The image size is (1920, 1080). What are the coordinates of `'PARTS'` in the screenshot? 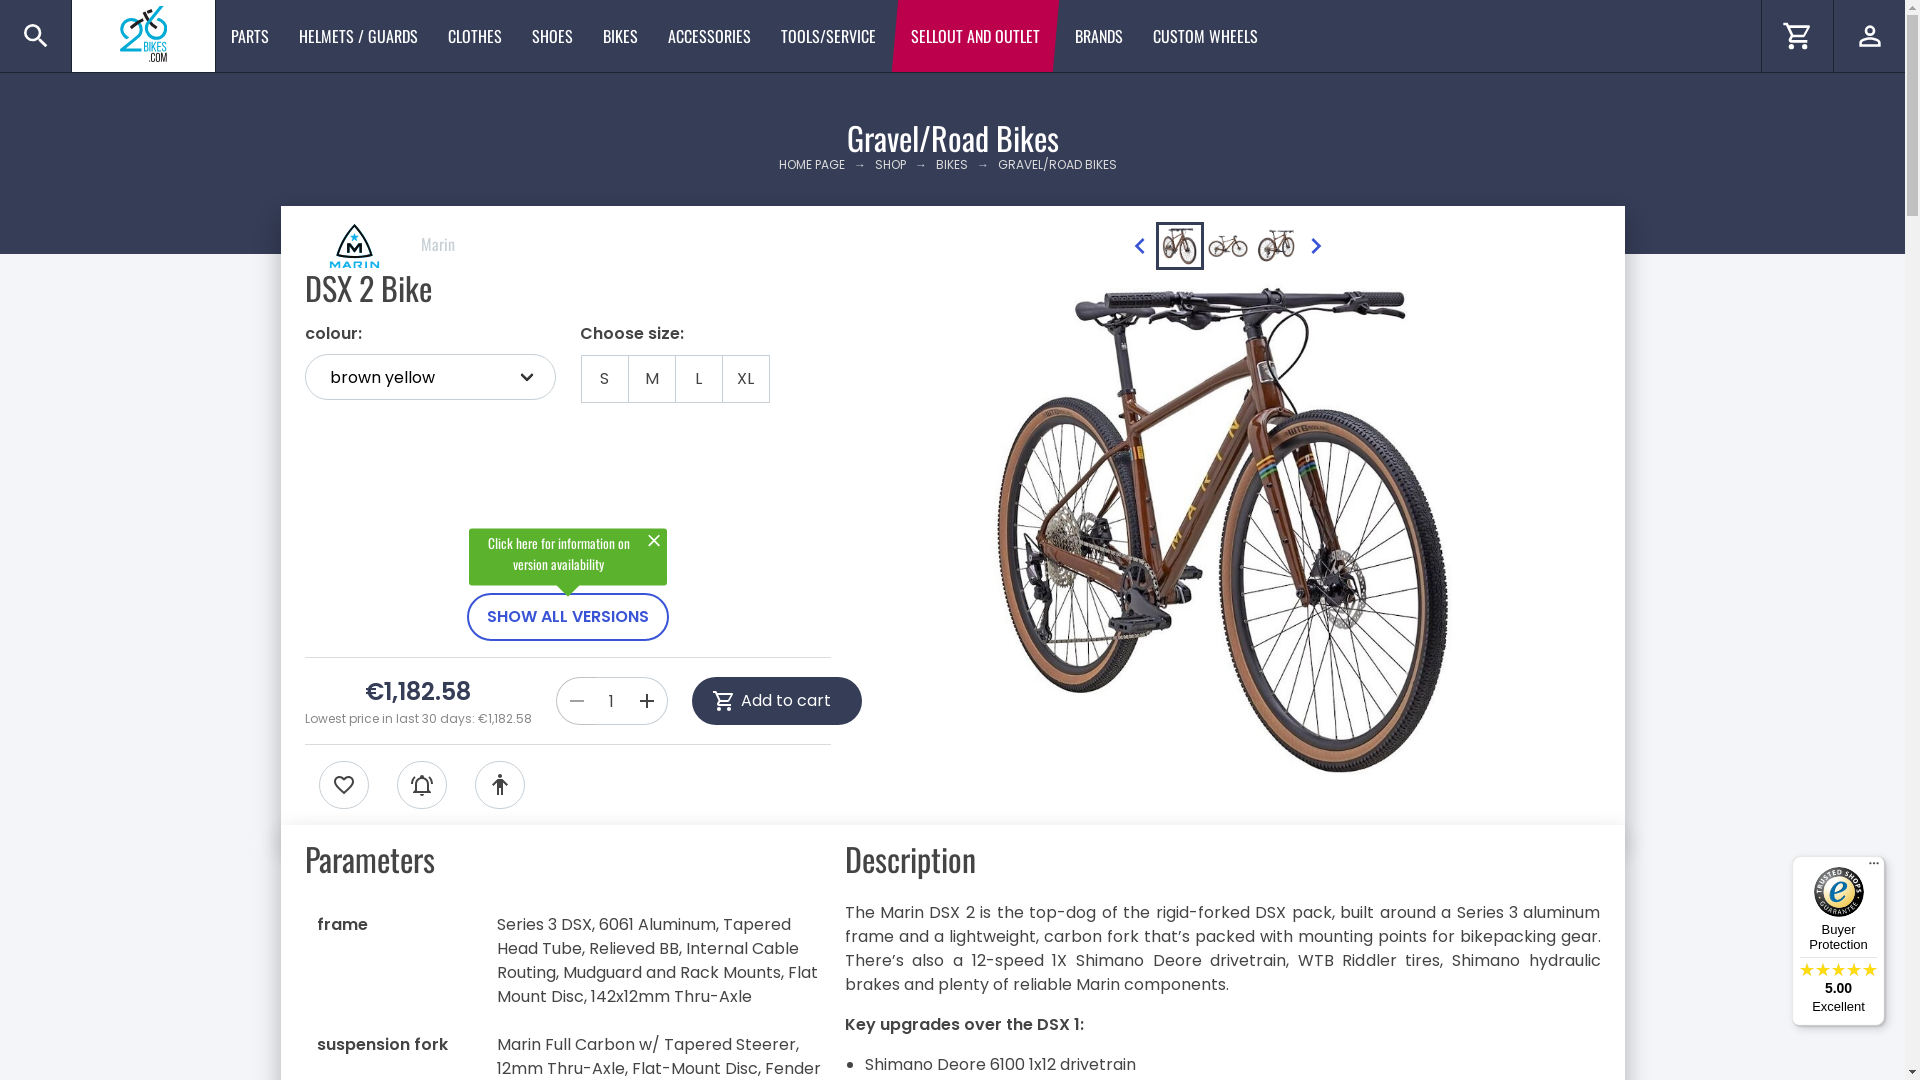 It's located at (248, 35).